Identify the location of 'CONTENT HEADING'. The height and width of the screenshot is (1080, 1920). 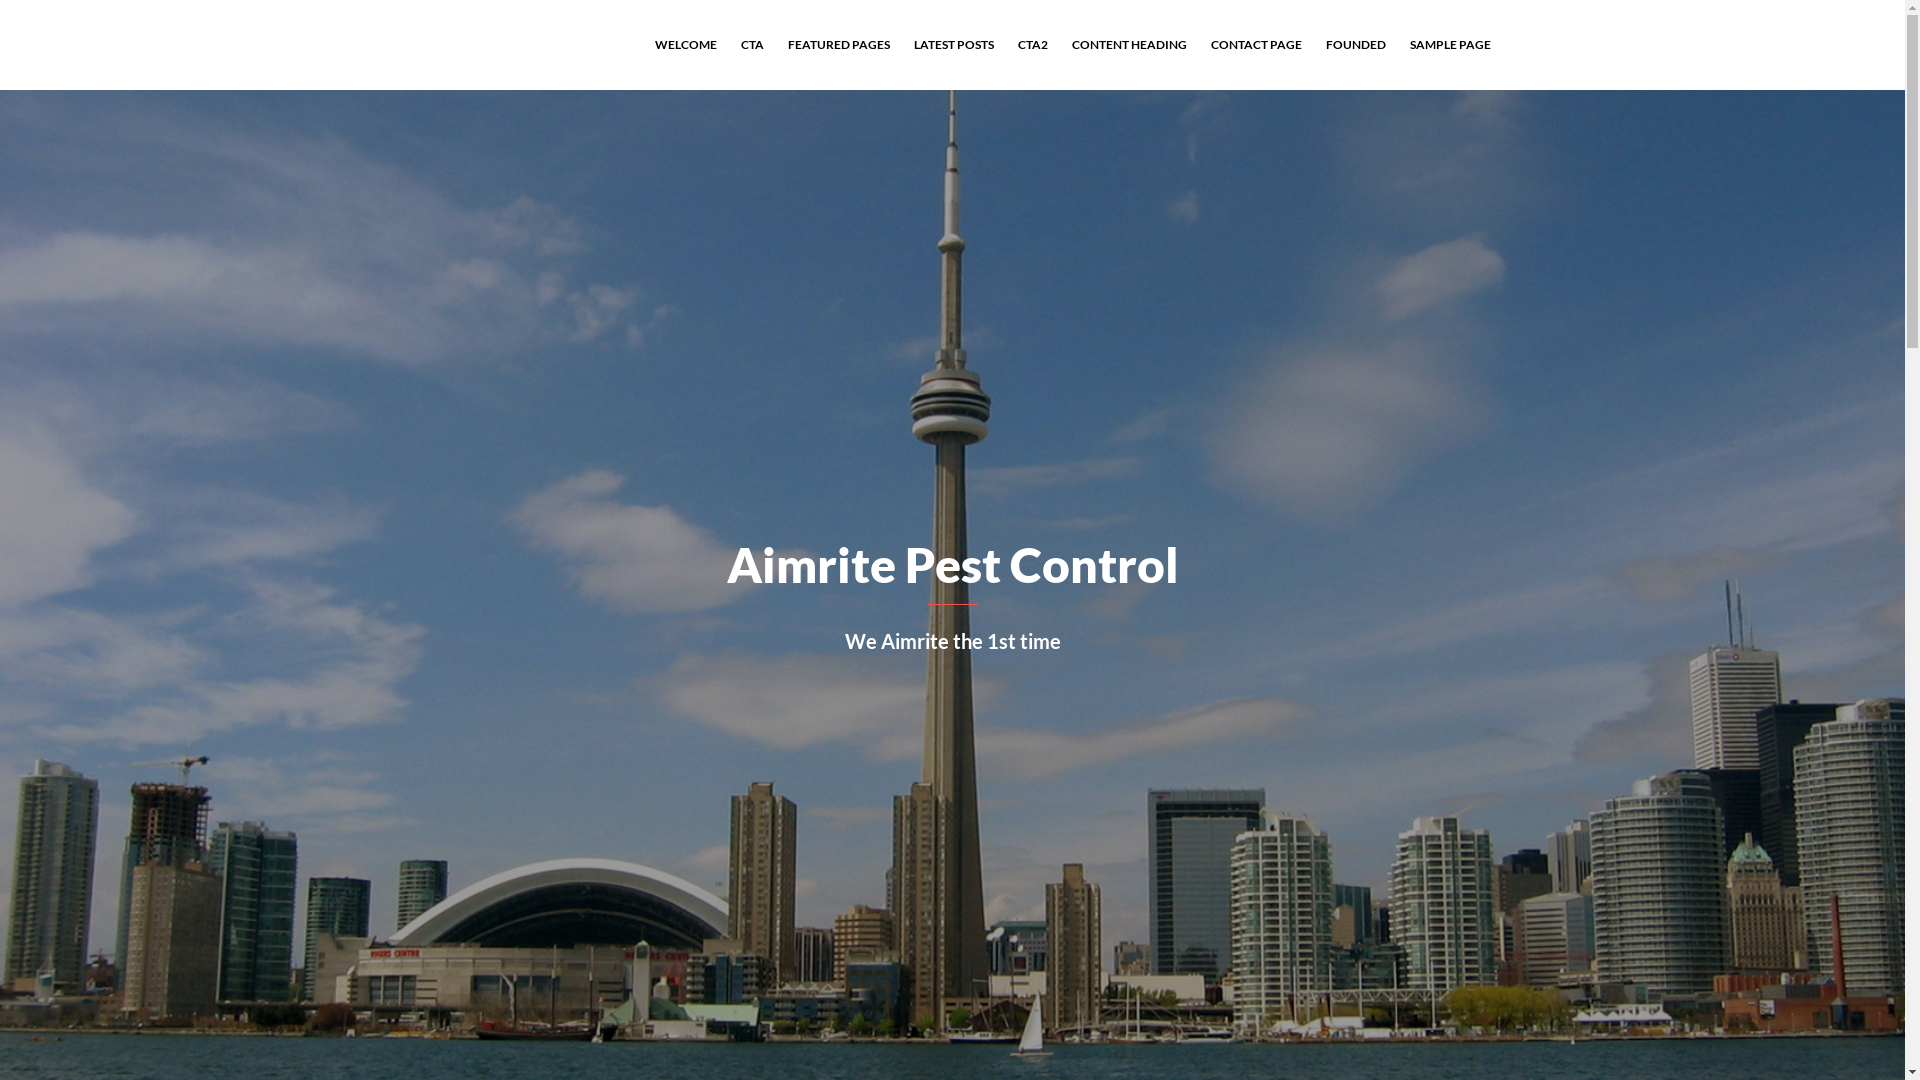
(1129, 45).